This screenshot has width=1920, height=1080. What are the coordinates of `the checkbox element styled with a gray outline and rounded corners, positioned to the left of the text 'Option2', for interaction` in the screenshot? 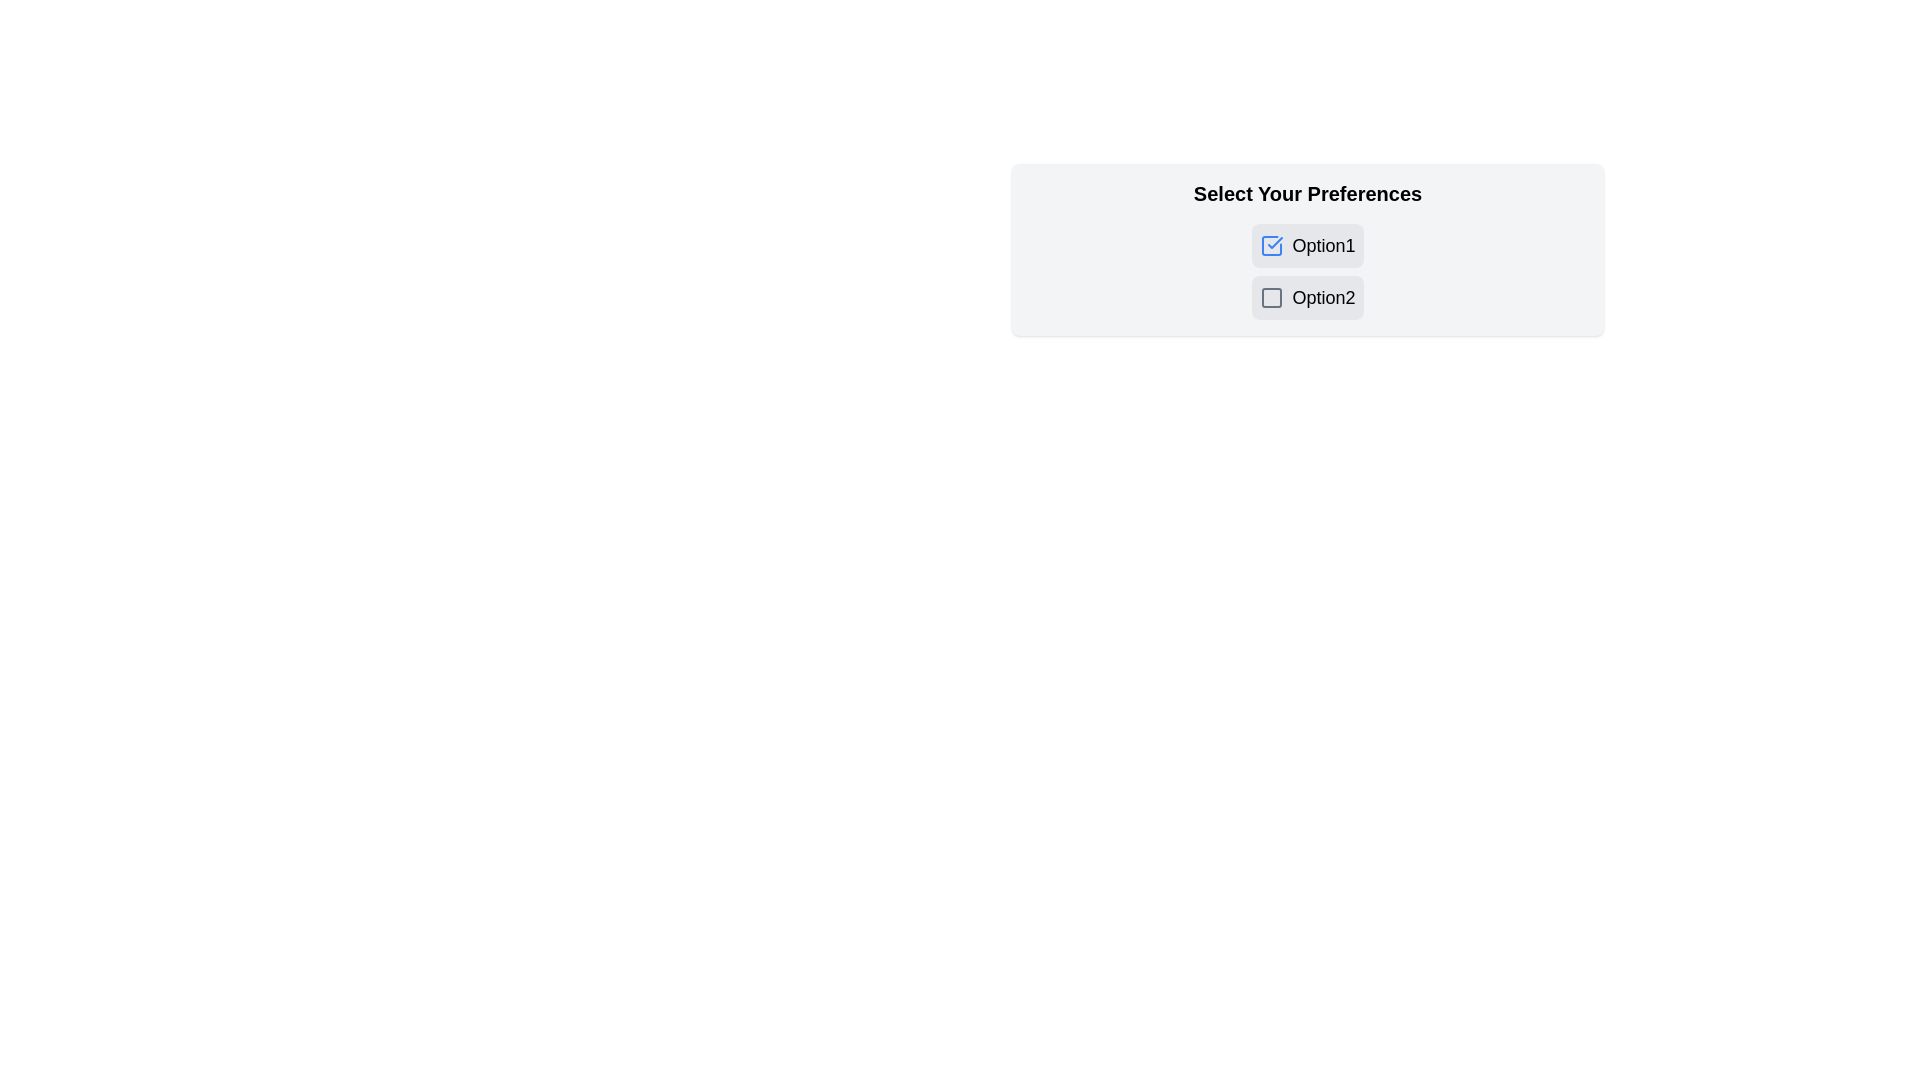 It's located at (1271, 297).